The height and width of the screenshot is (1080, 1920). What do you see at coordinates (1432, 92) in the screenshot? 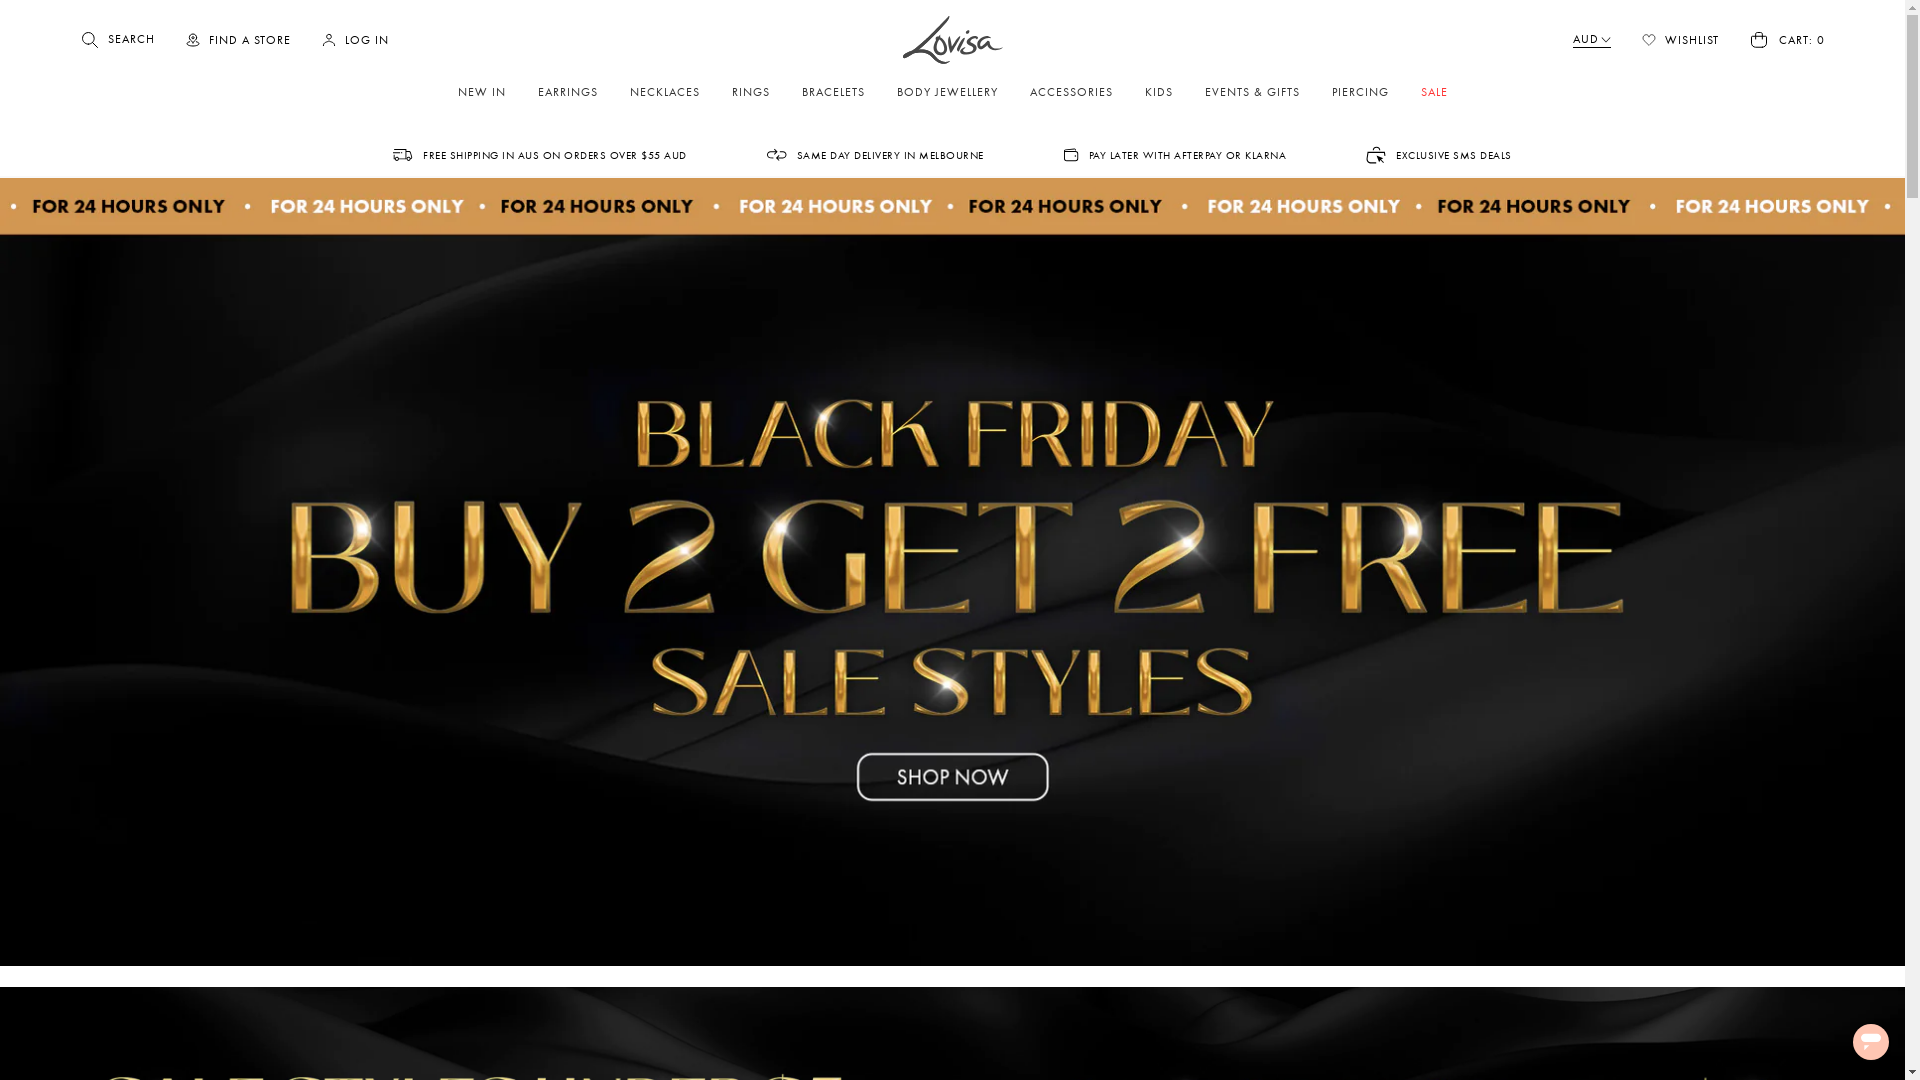
I see `'SALE'` at bounding box center [1432, 92].